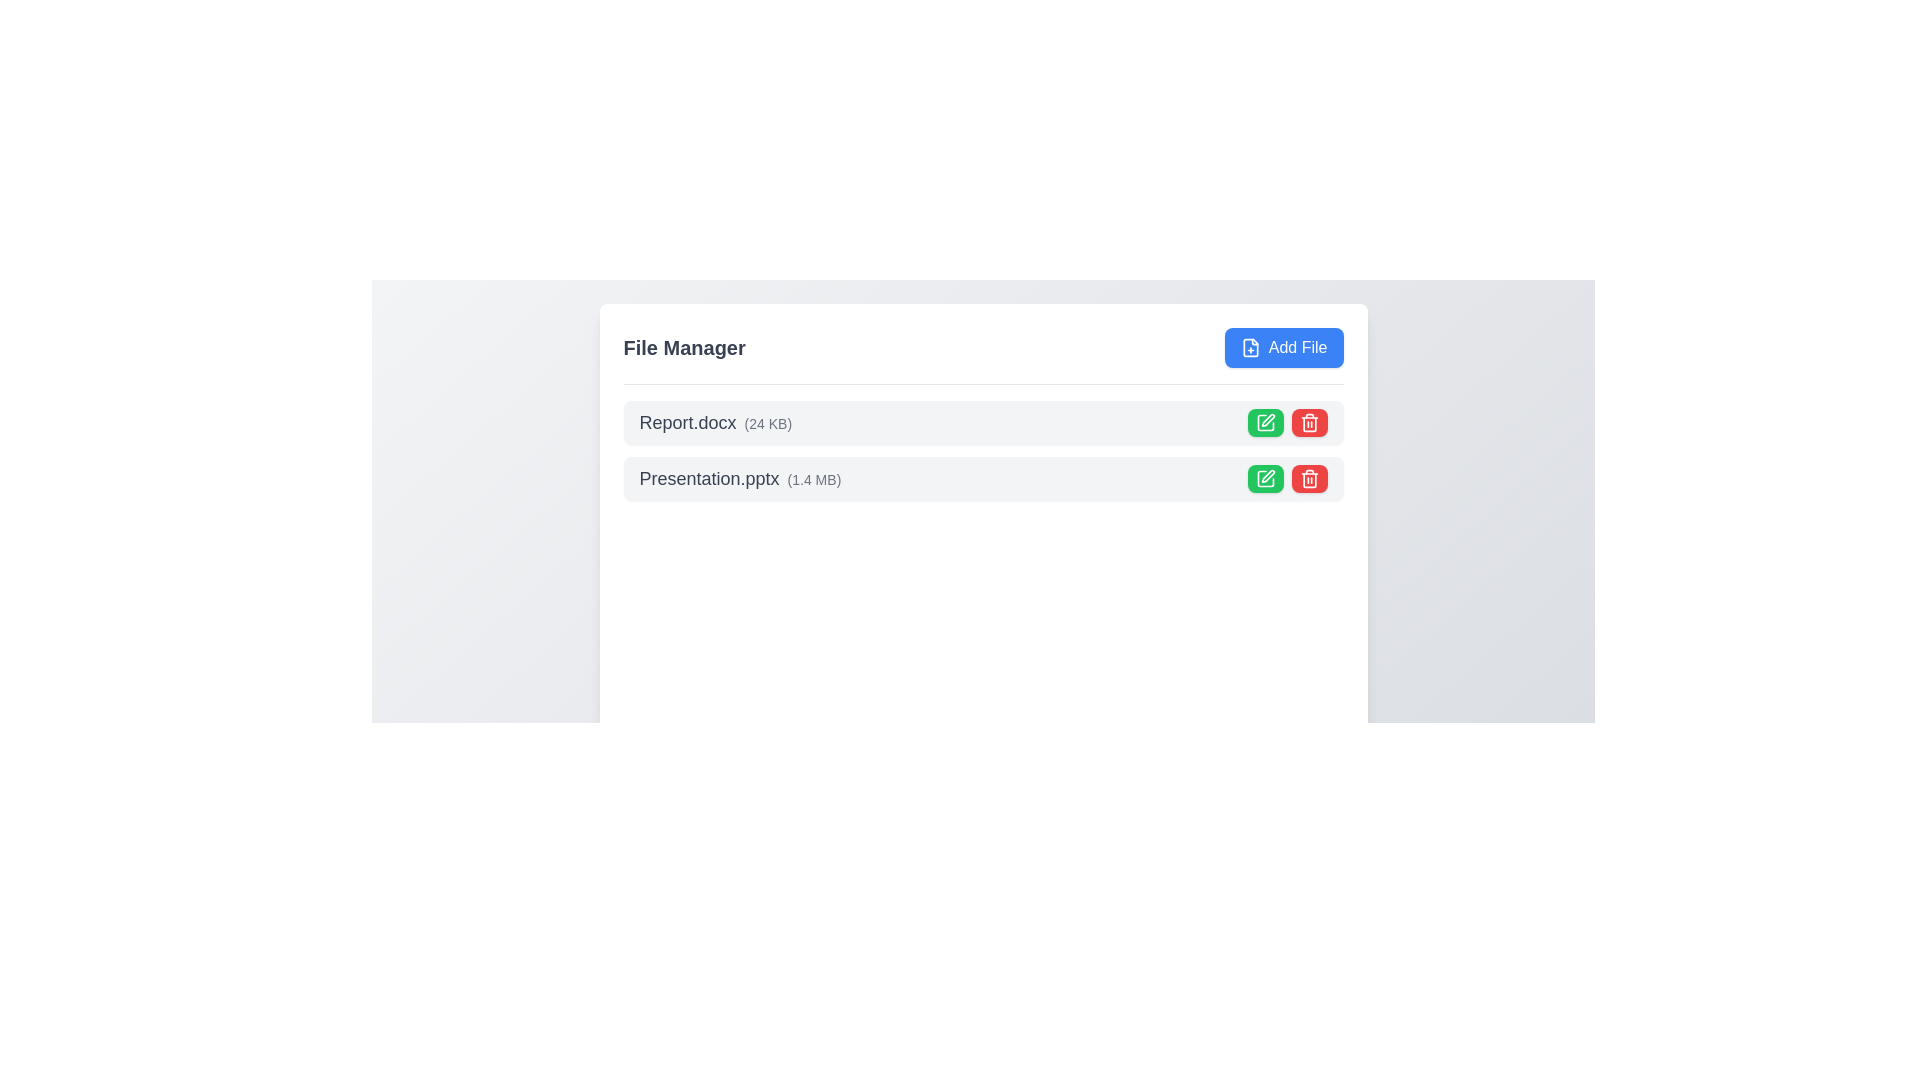 The width and height of the screenshot is (1920, 1080). I want to click on the text label displaying 'Presentation.pptx (1.4 MB)' located in the second row of the file listing, so click(739, 478).